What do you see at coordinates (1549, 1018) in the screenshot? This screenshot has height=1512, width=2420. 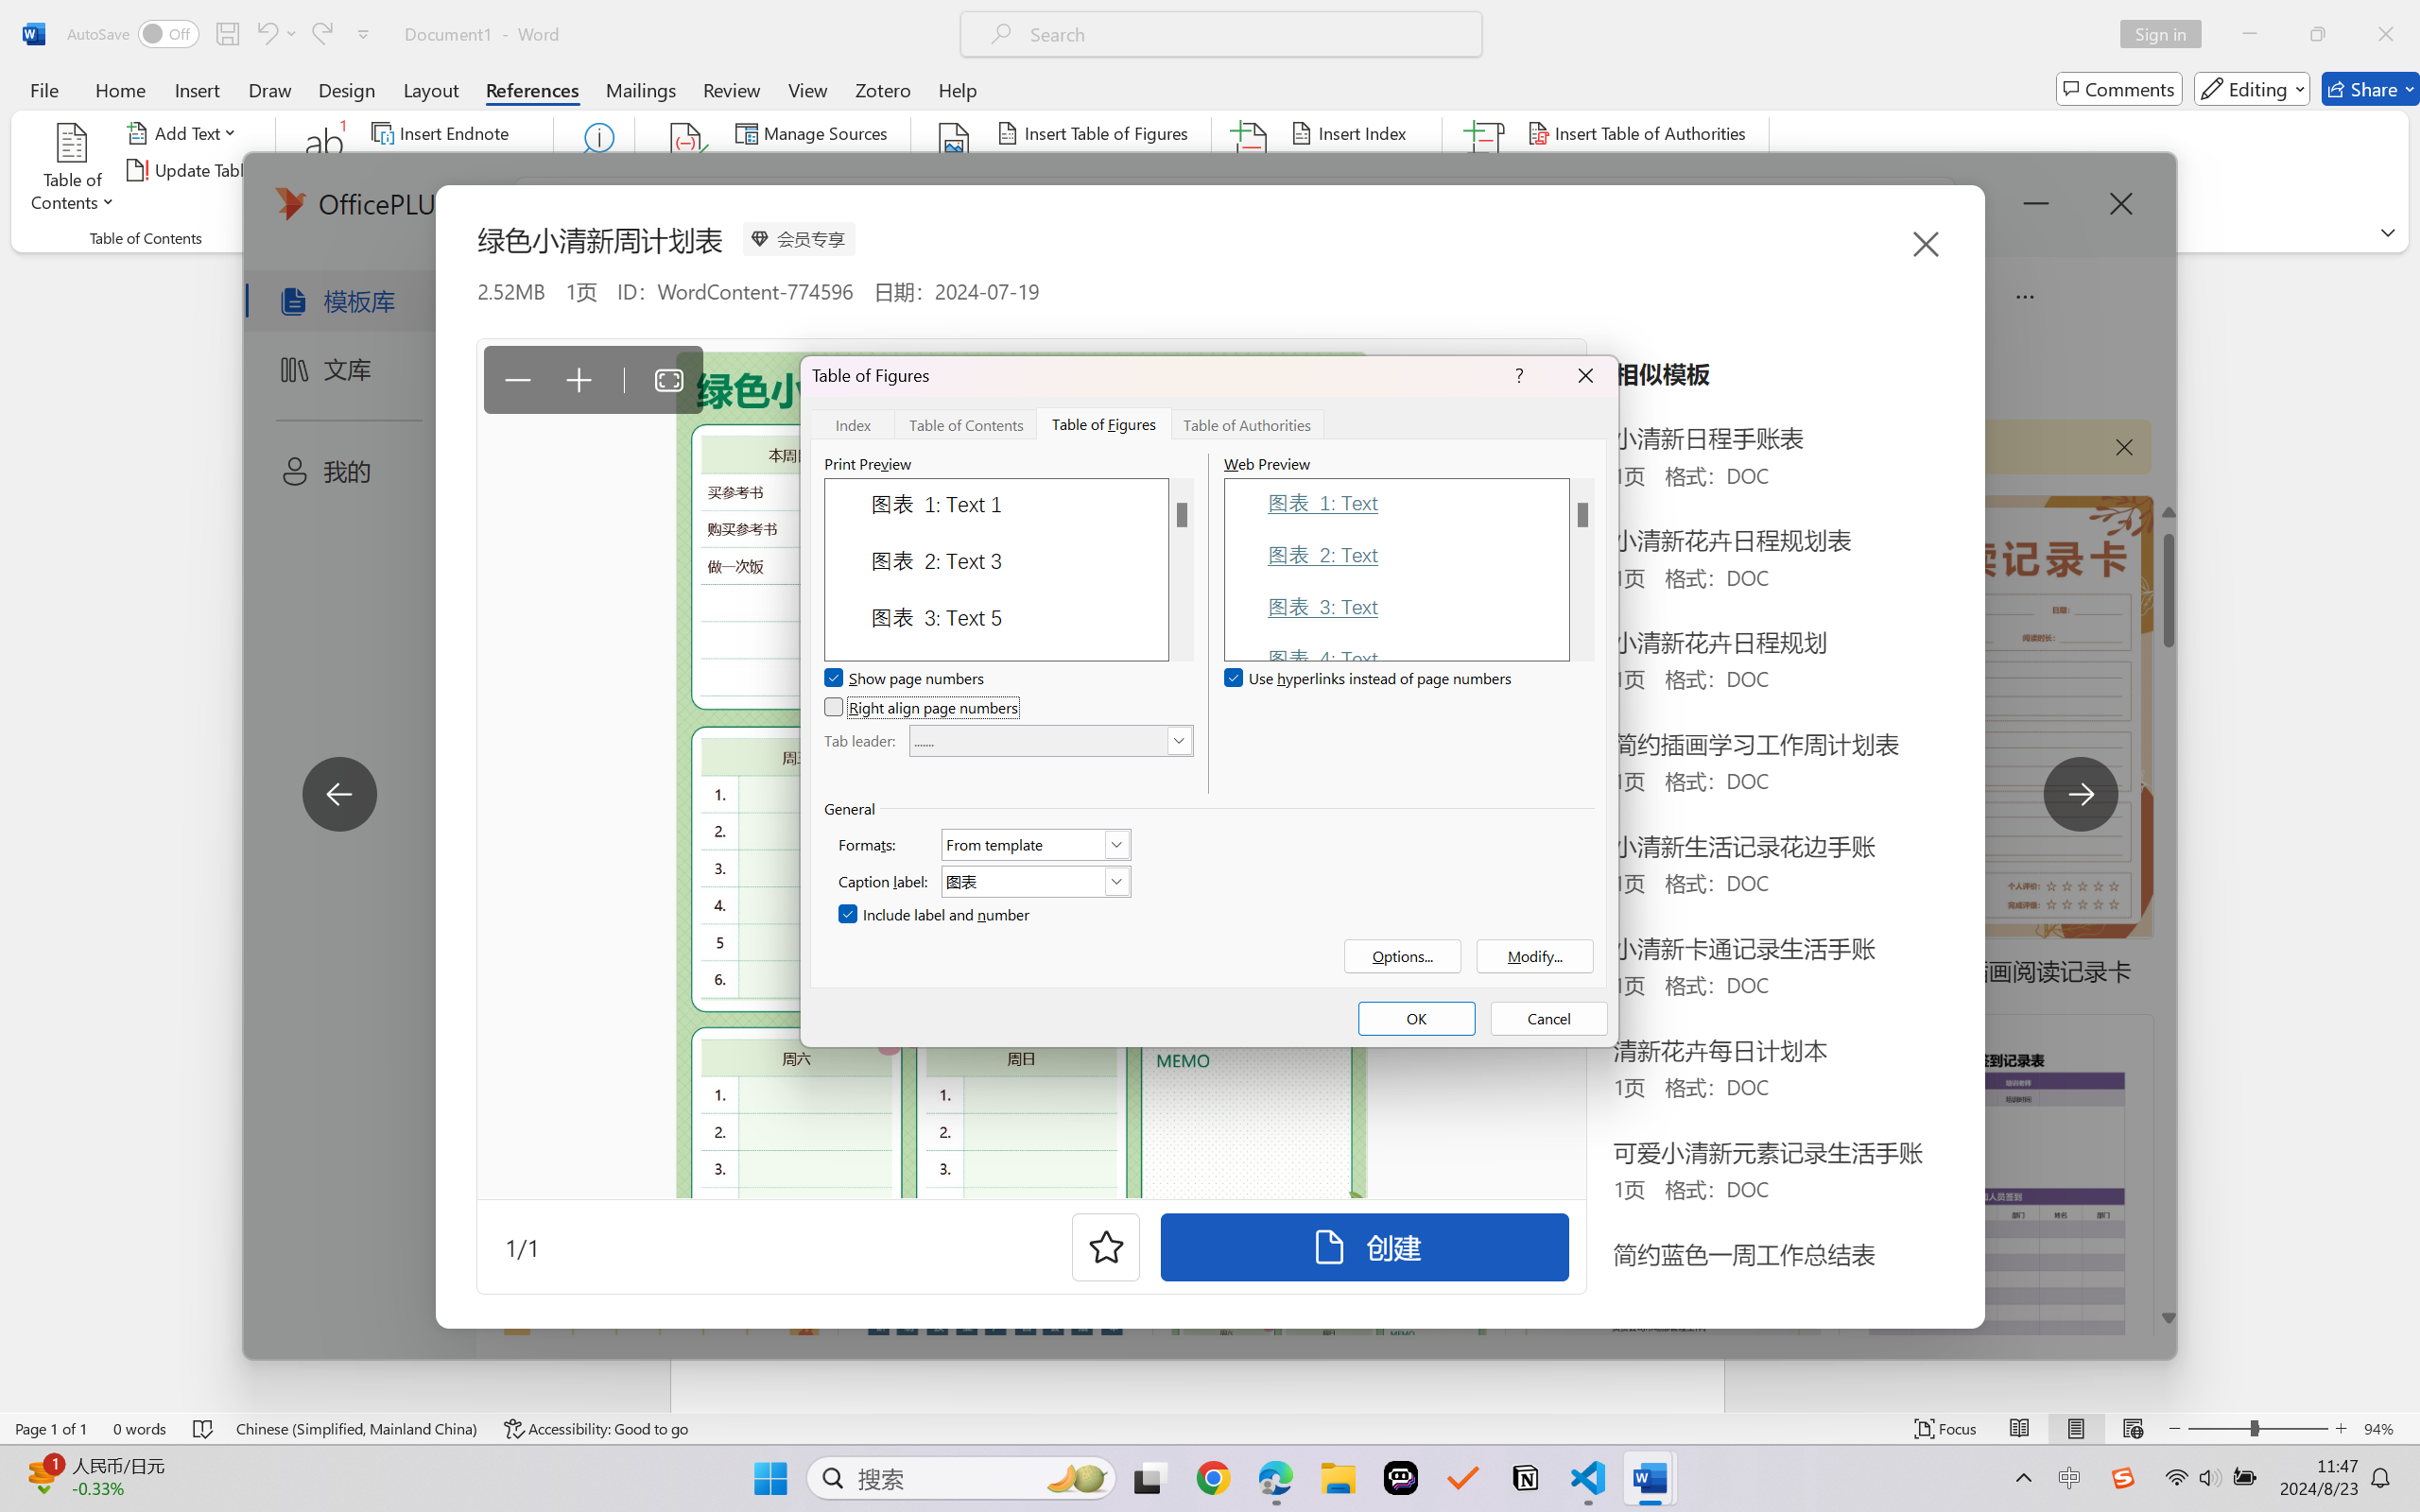 I see `'Cancel'` at bounding box center [1549, 1018].